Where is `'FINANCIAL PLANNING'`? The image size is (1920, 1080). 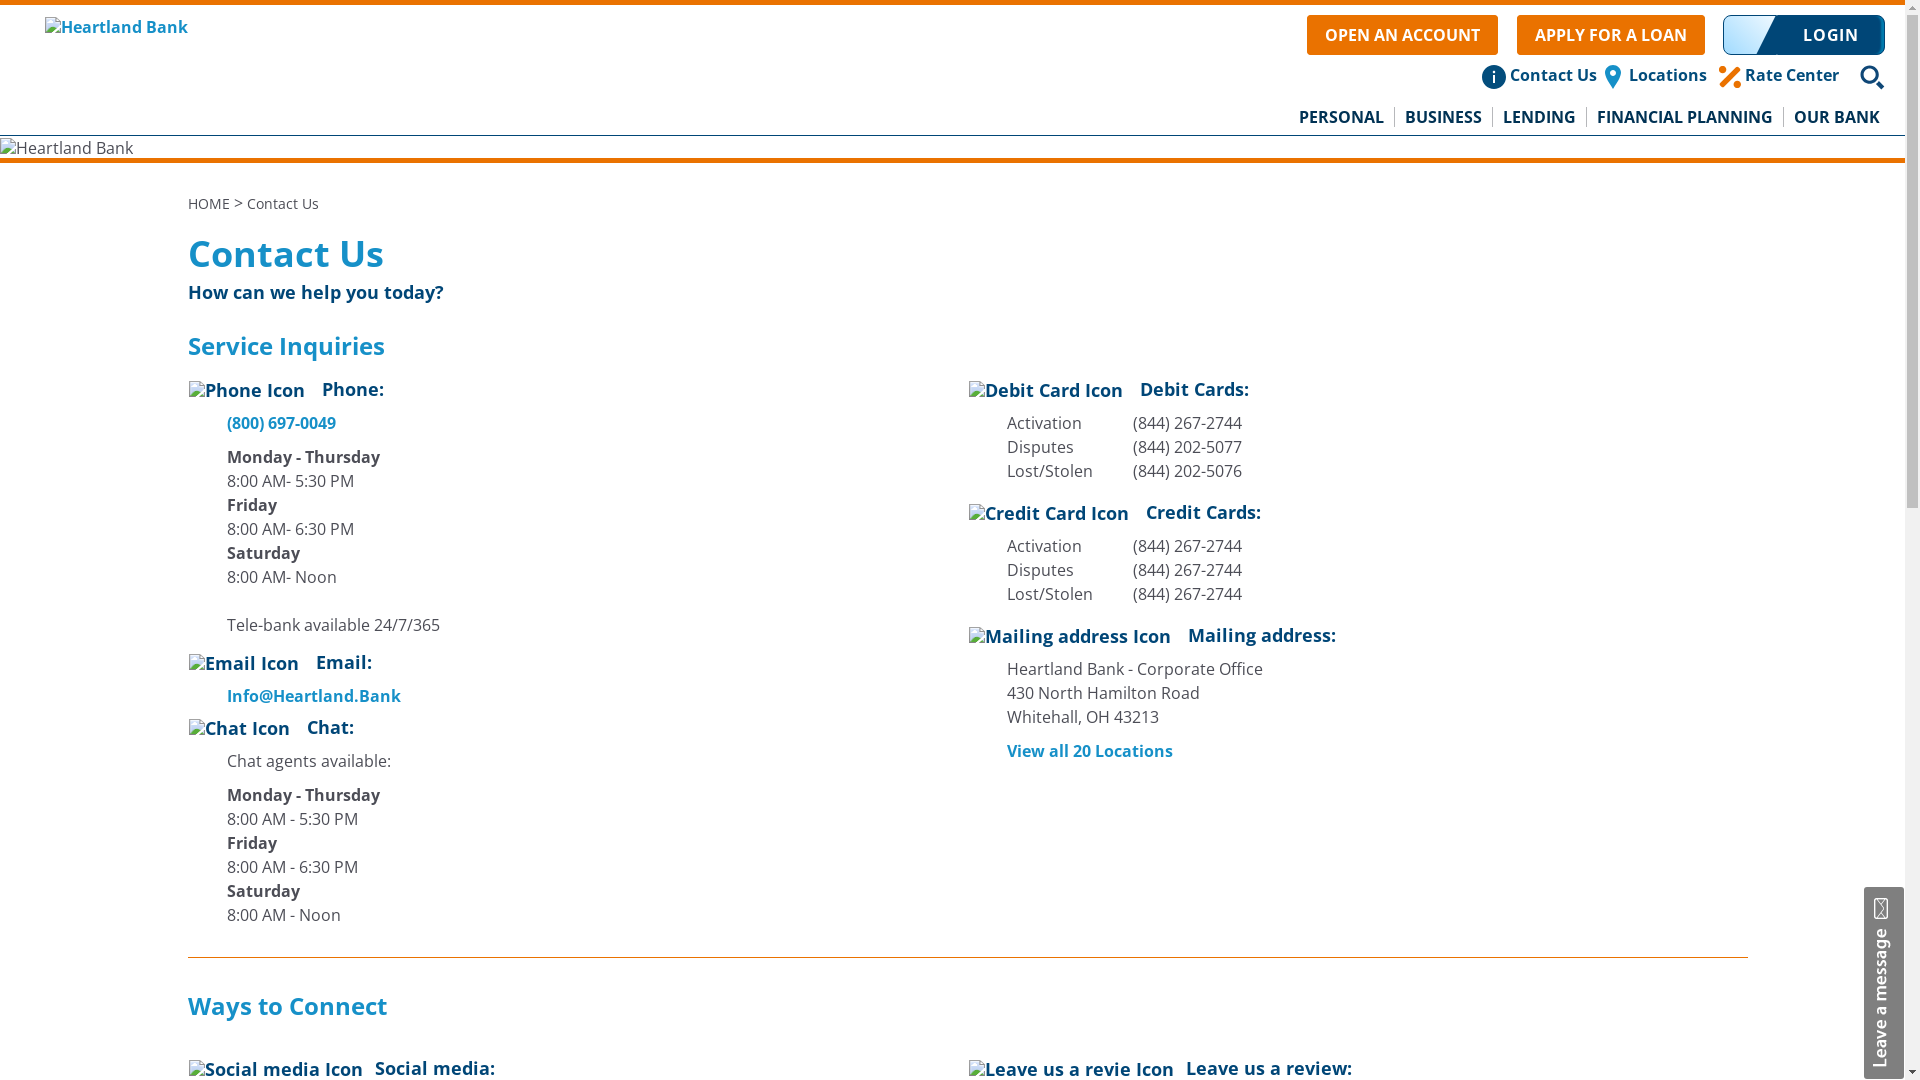 'FINANCIAL PLANNING' is located at coordinates (1684, 116).